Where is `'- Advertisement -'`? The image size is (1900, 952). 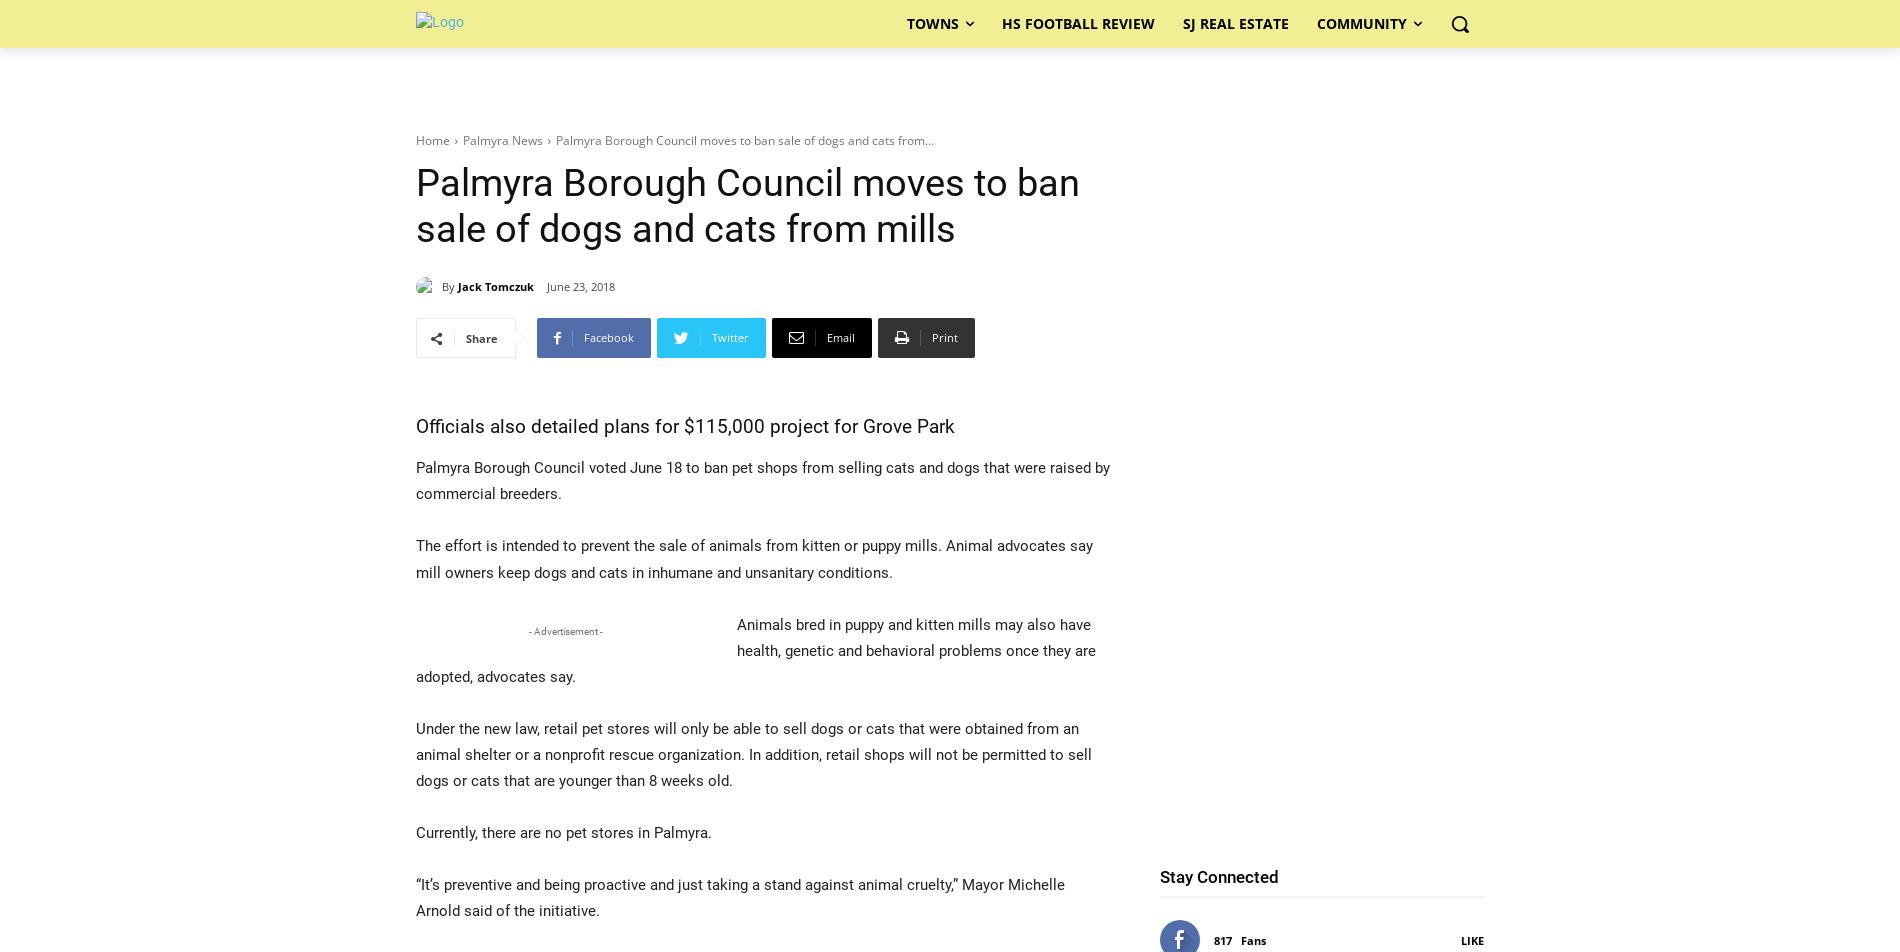
'- Advertisement -' is located at coordinates (566, 630).